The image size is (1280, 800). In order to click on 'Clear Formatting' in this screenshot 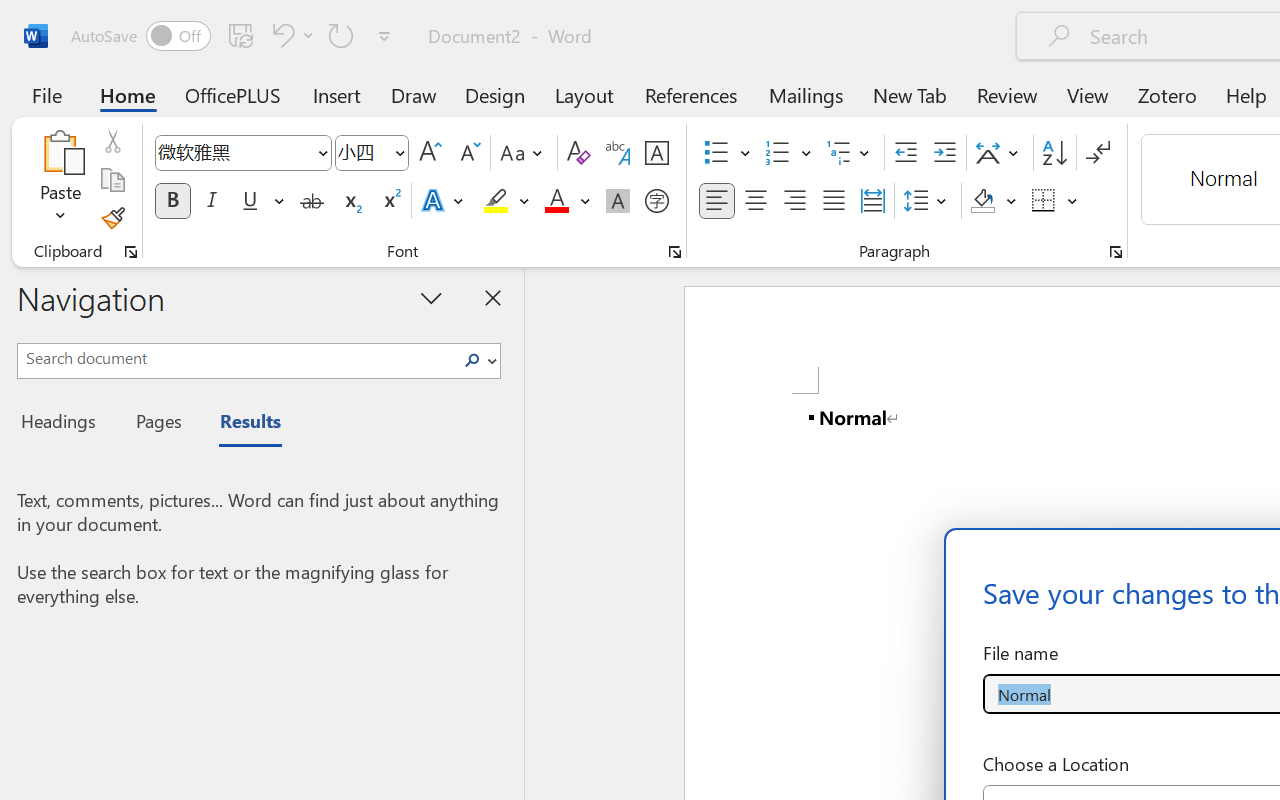, I will do `click(577, 153)`.